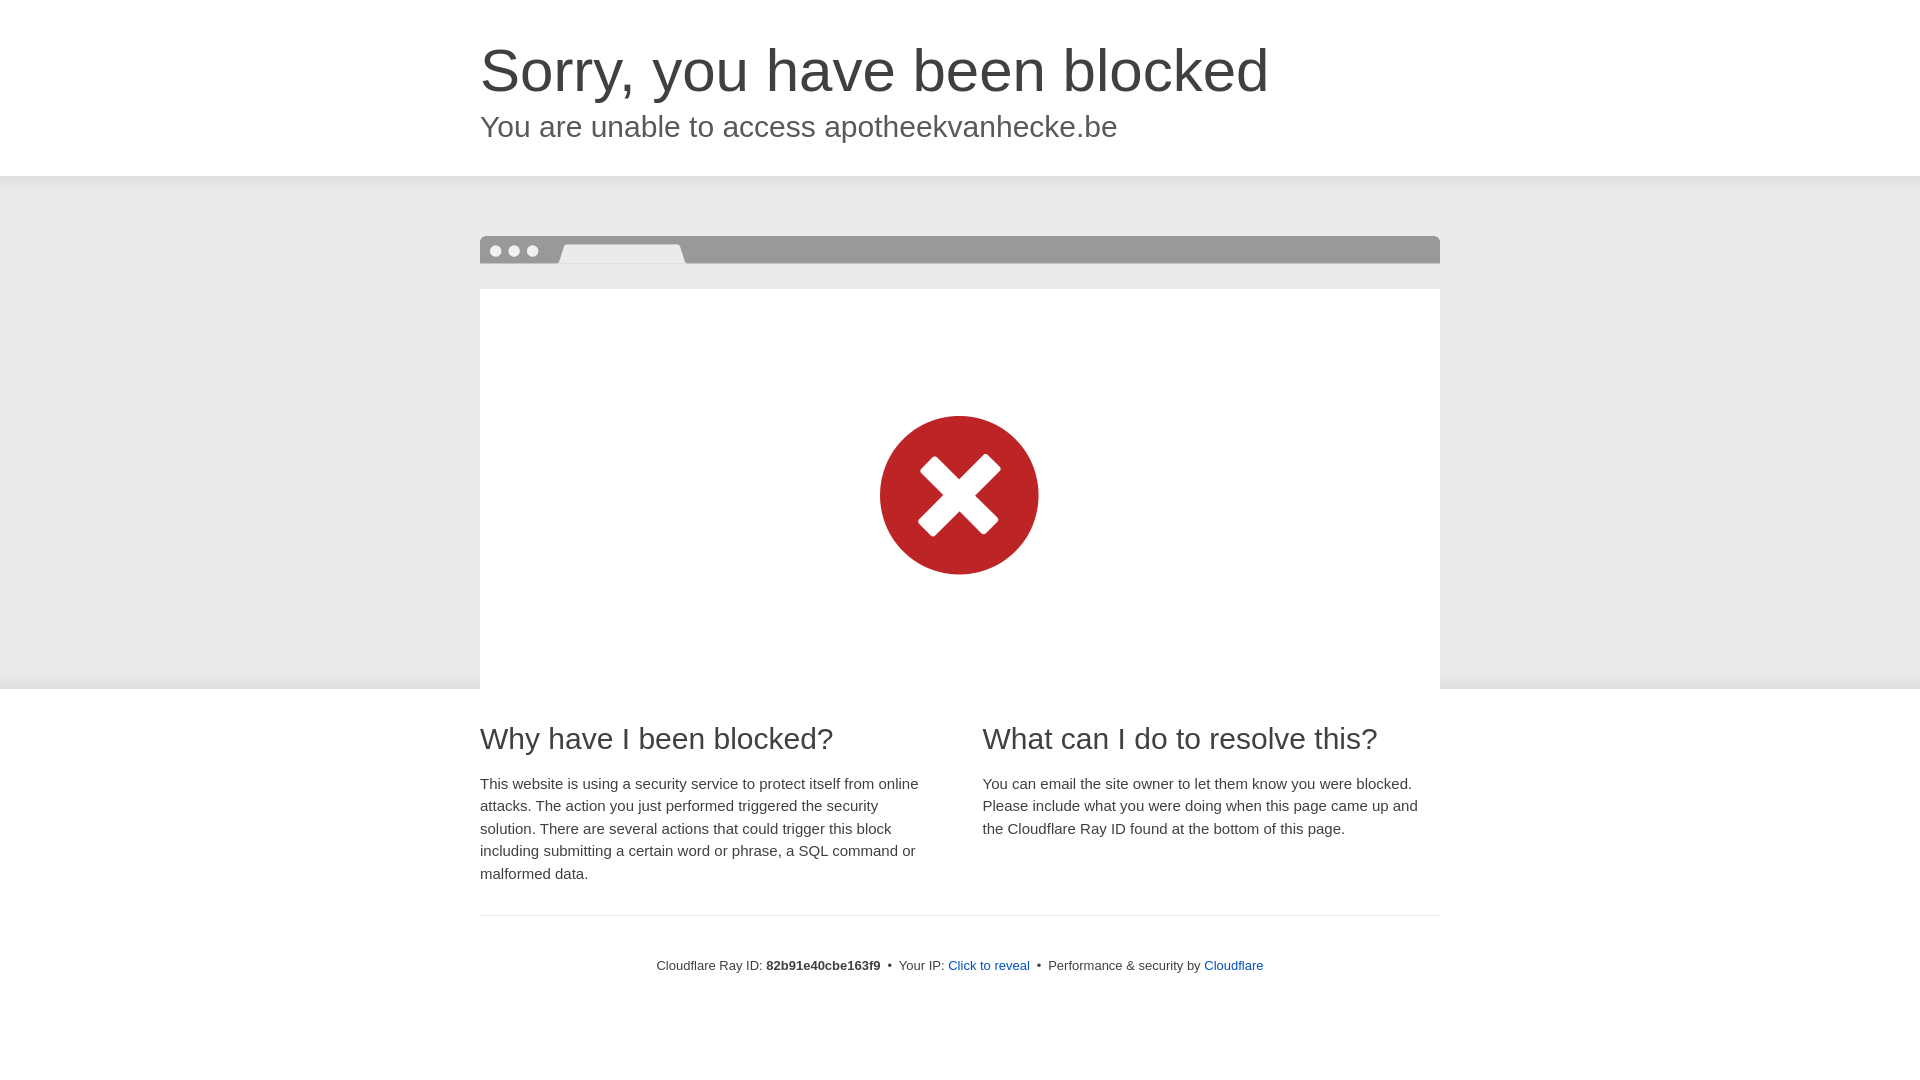 Image resolution: width=1920 pixels, height=1080 pixels. What do you see at coordinates (988, 964) in the screenshot?
I see `'Click to reveal'` at bounding box center [988, 964].